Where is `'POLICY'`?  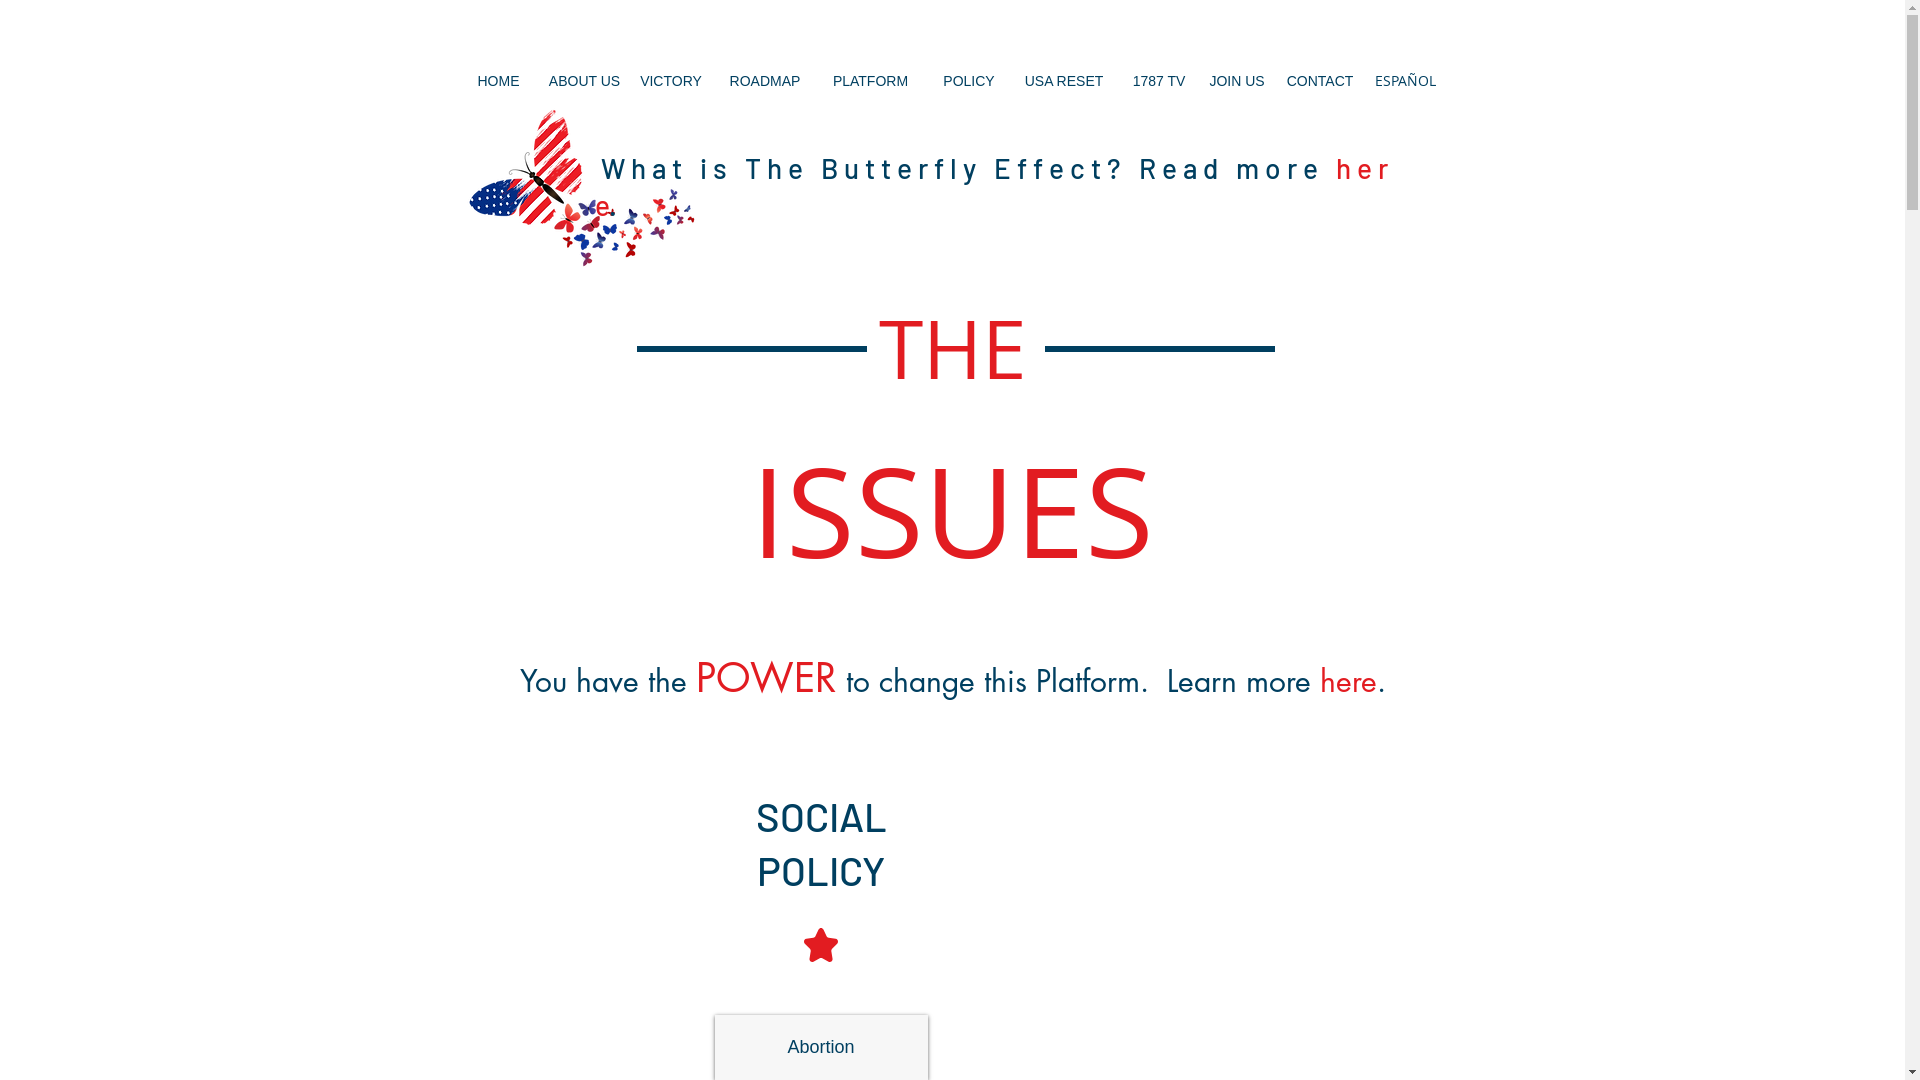 'POLICY' is located at coordinates (968, 79).